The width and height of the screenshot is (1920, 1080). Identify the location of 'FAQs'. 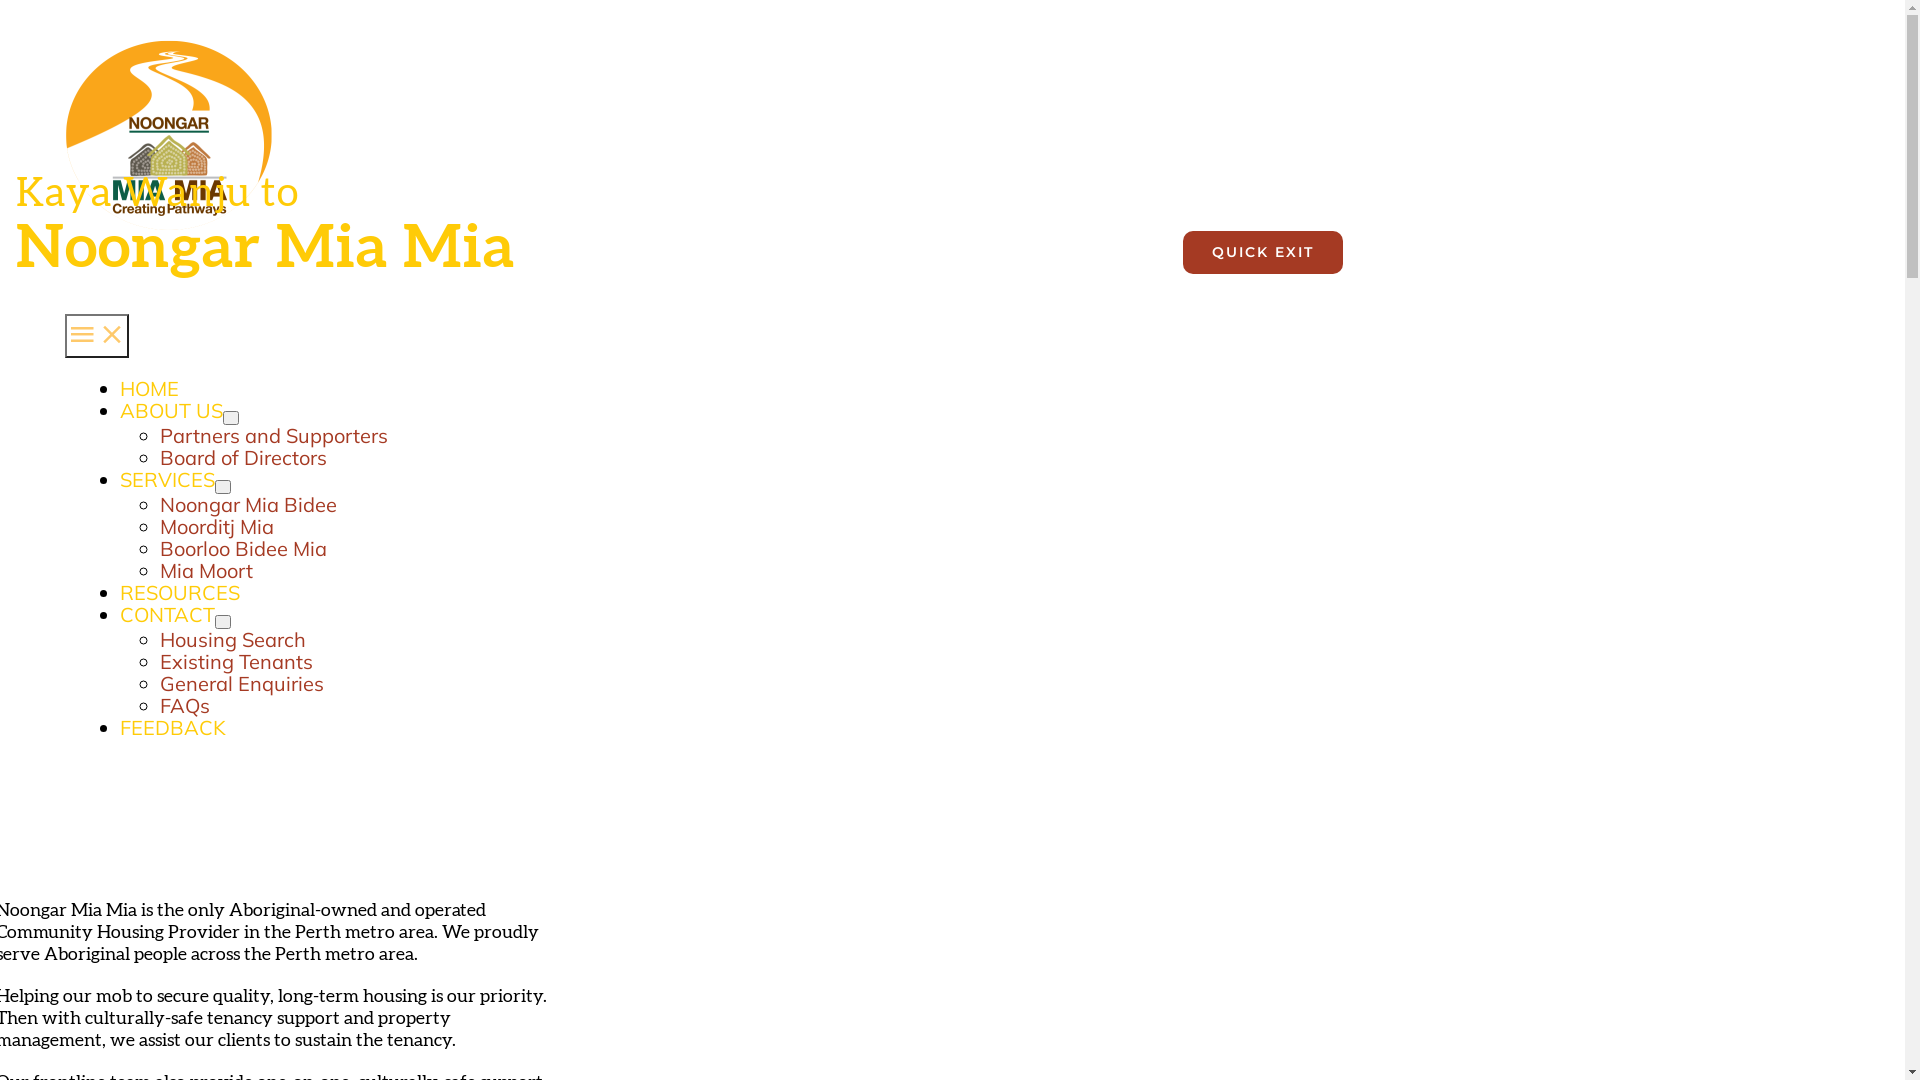
(185, 704).